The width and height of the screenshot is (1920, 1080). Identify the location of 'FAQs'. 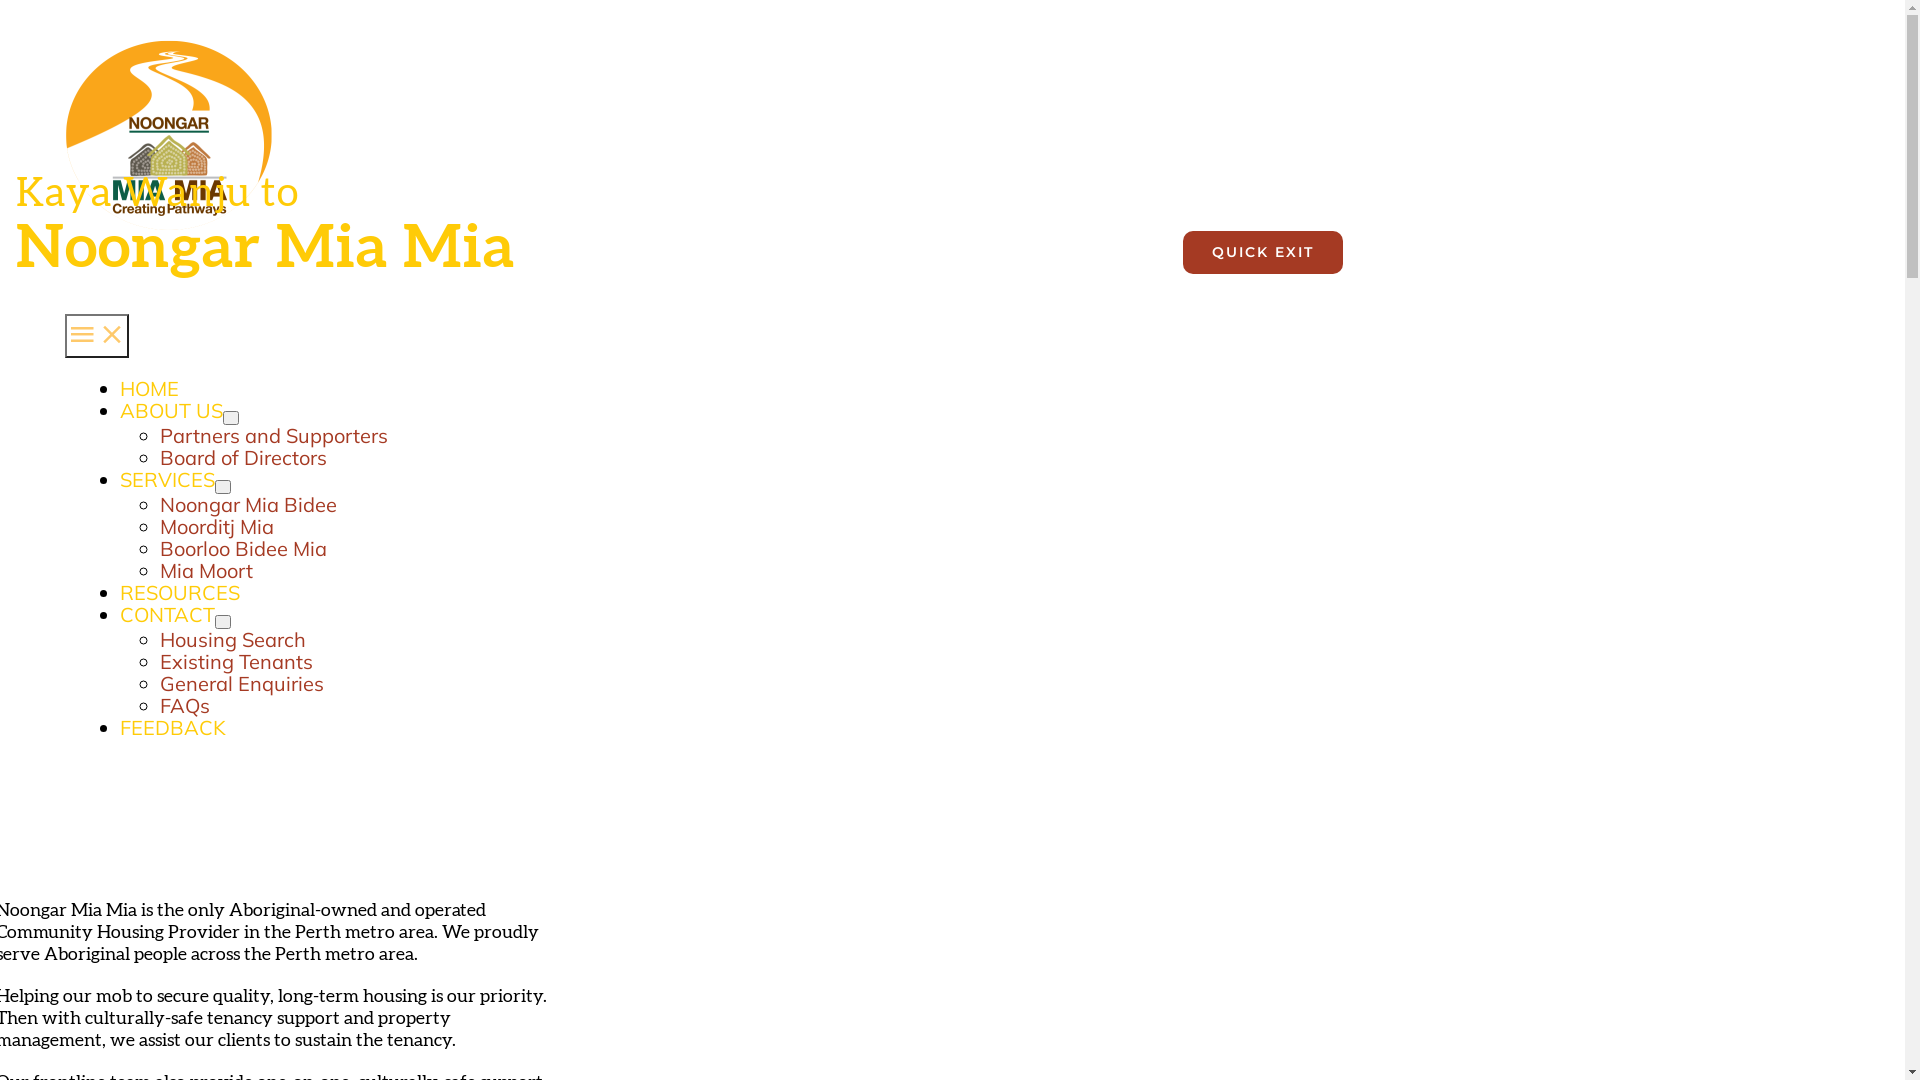
(185, 704).